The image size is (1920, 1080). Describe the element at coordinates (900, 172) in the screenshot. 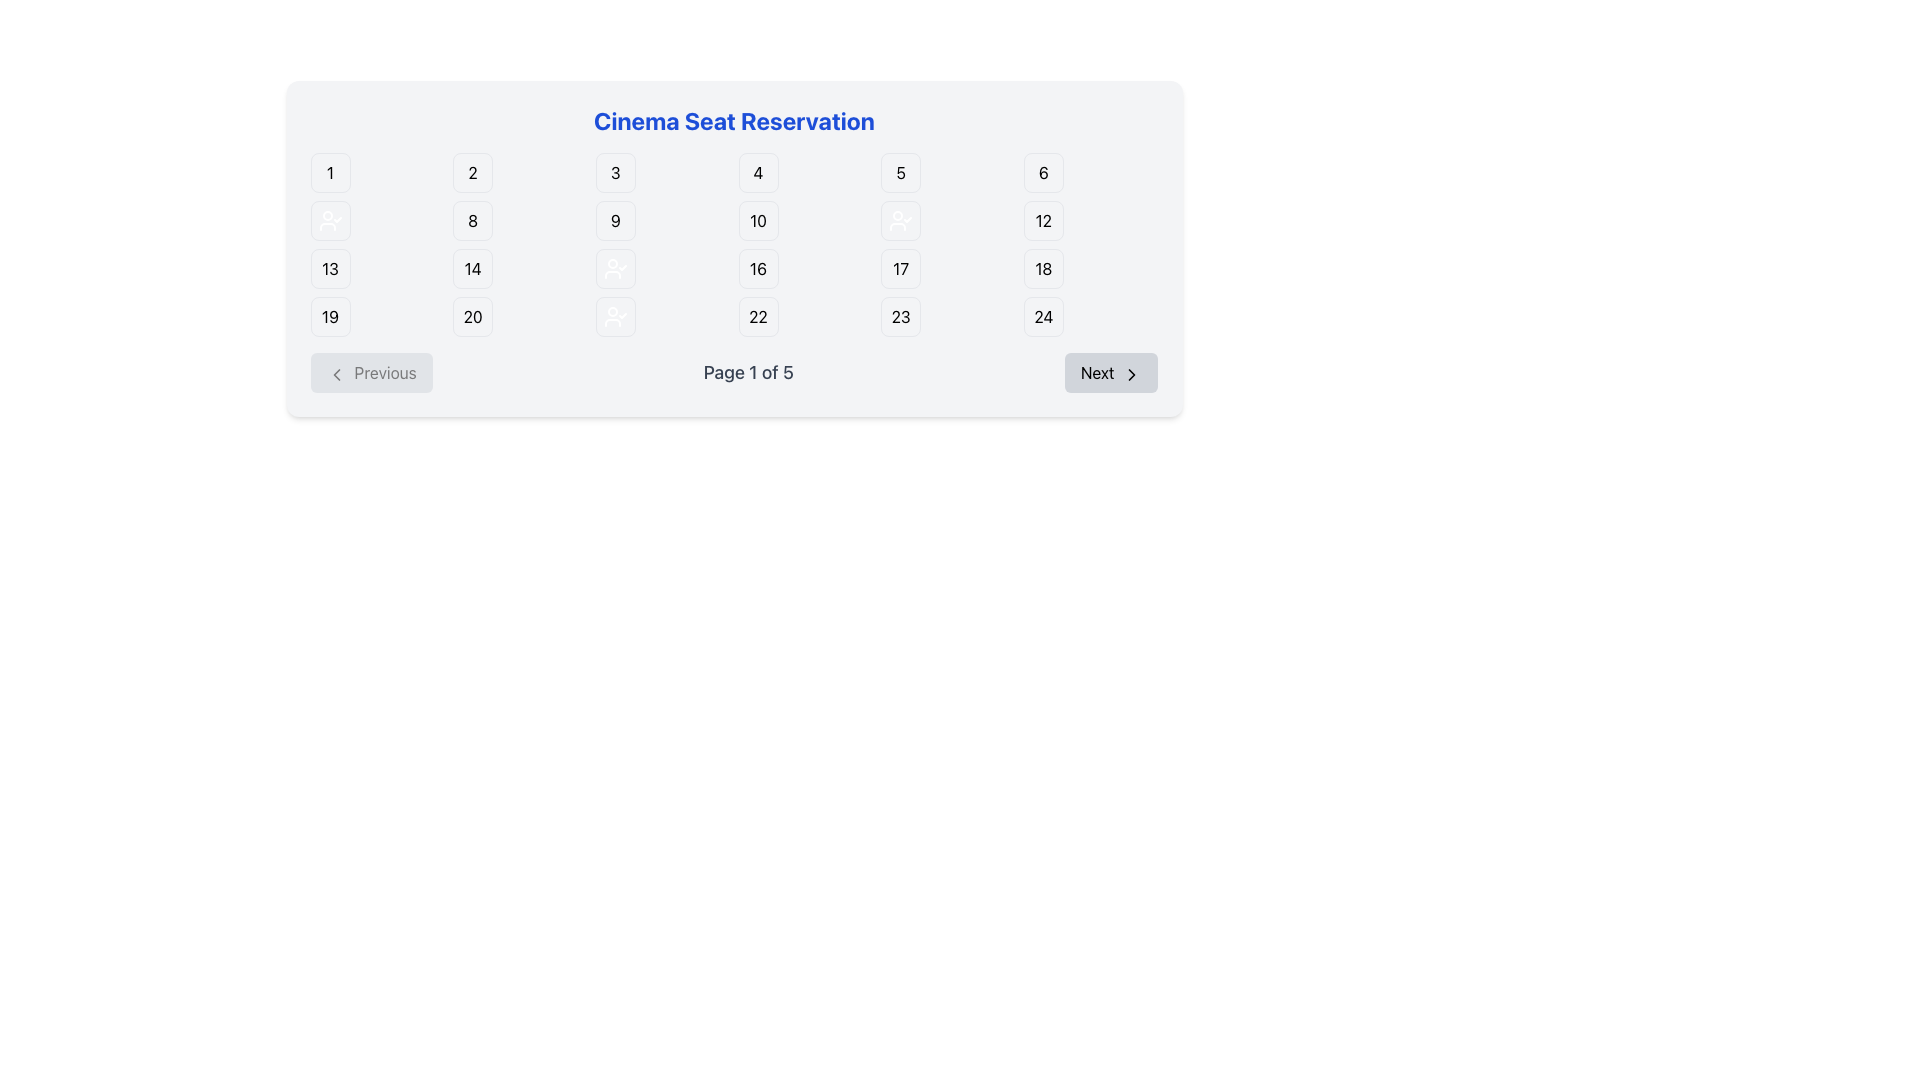

I see `the rounded square button labeled with the digit '5'` at that location.